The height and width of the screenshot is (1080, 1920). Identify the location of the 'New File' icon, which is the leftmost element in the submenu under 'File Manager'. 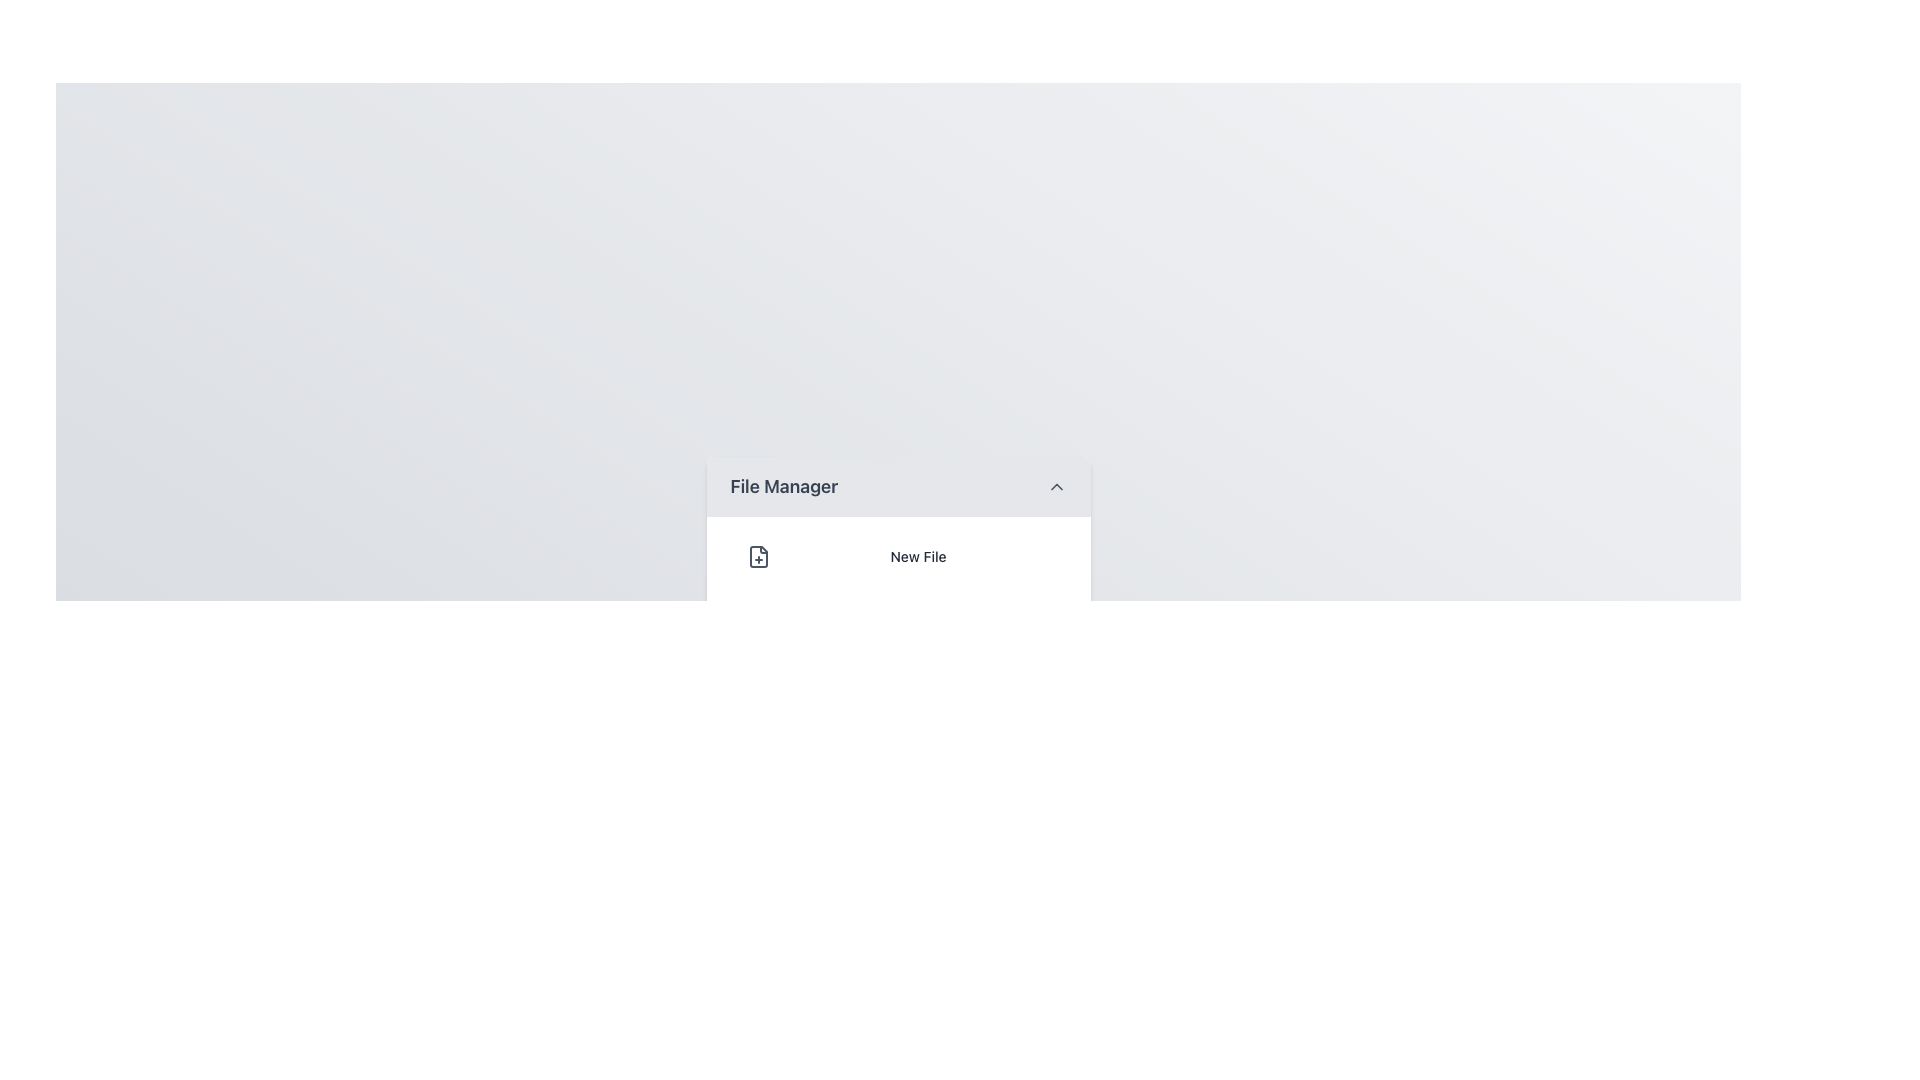
(757, 556).